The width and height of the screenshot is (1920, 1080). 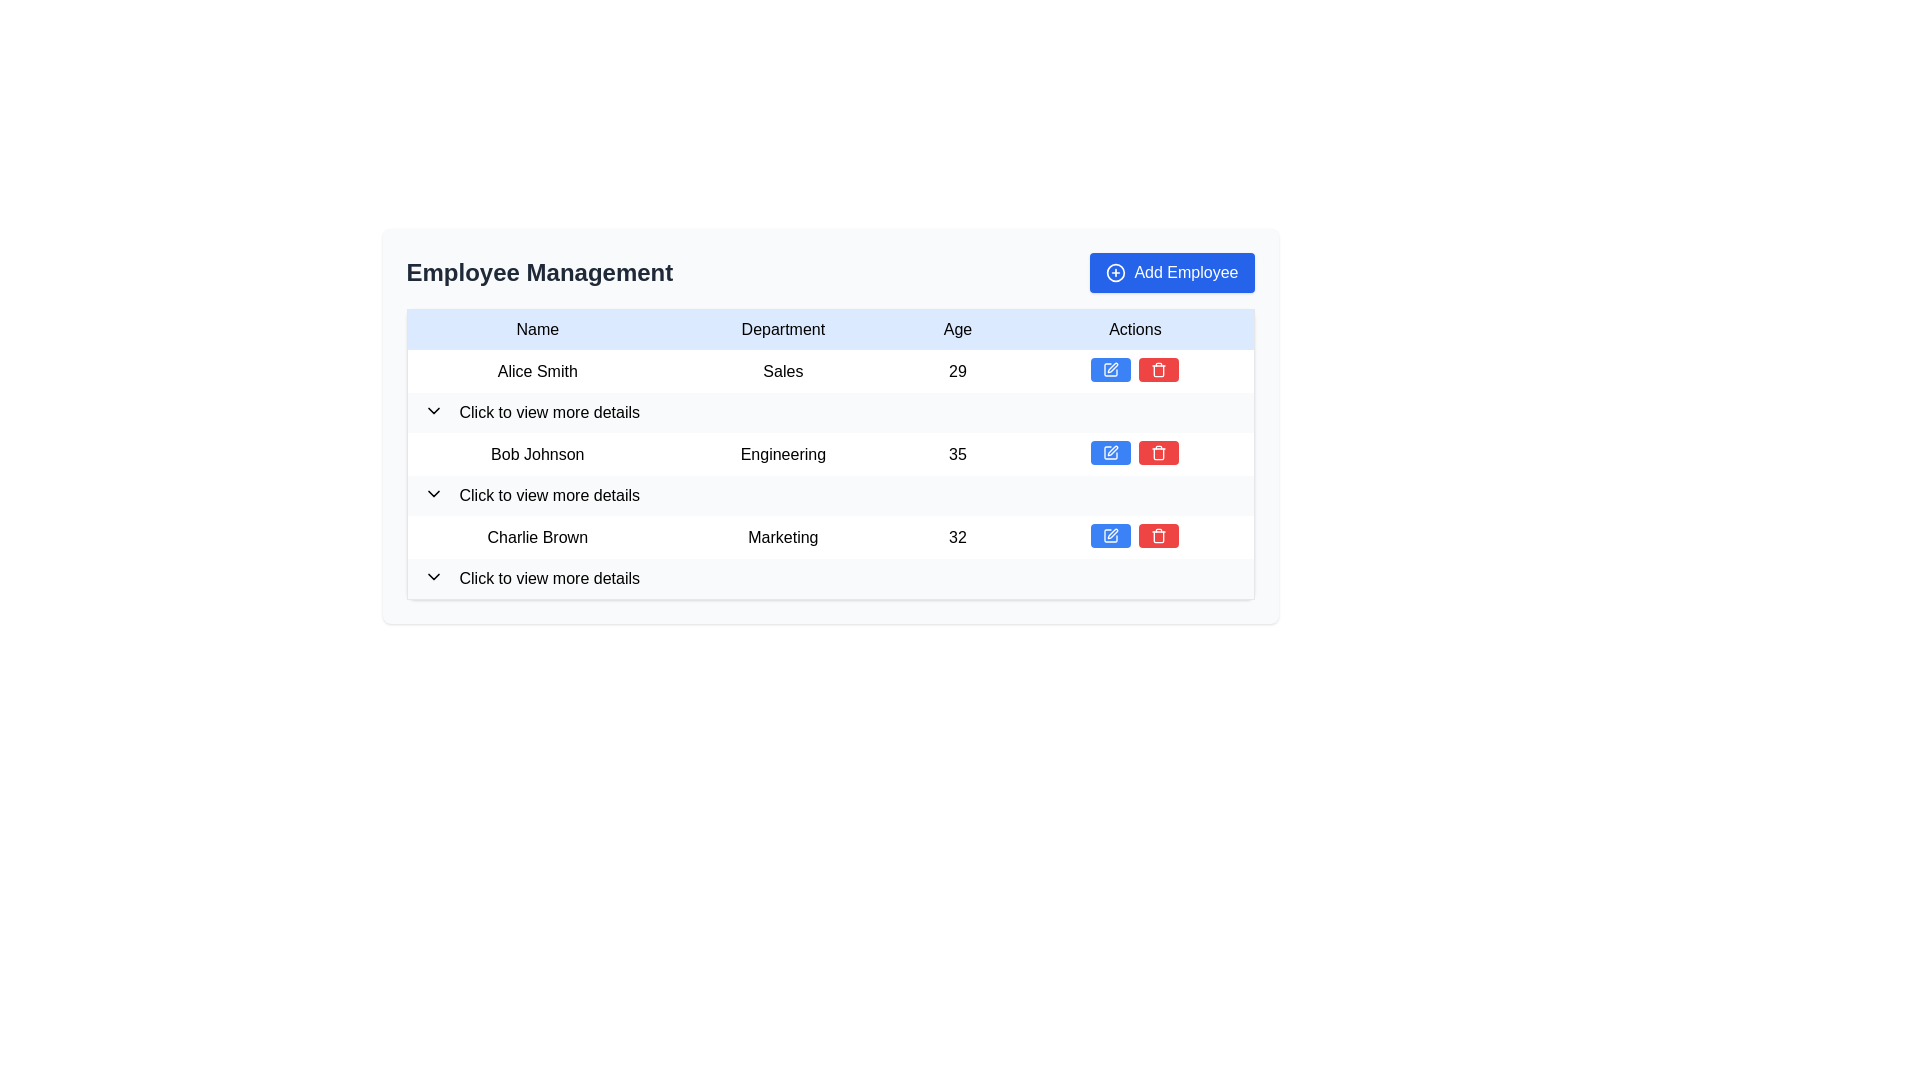 I want to click on the text element 'Engineering' located in the second row of the table under the 'Department' column, which is centrally aligned and positioned between 'Bob Johnson' and '35', so click(x=782, y=454).